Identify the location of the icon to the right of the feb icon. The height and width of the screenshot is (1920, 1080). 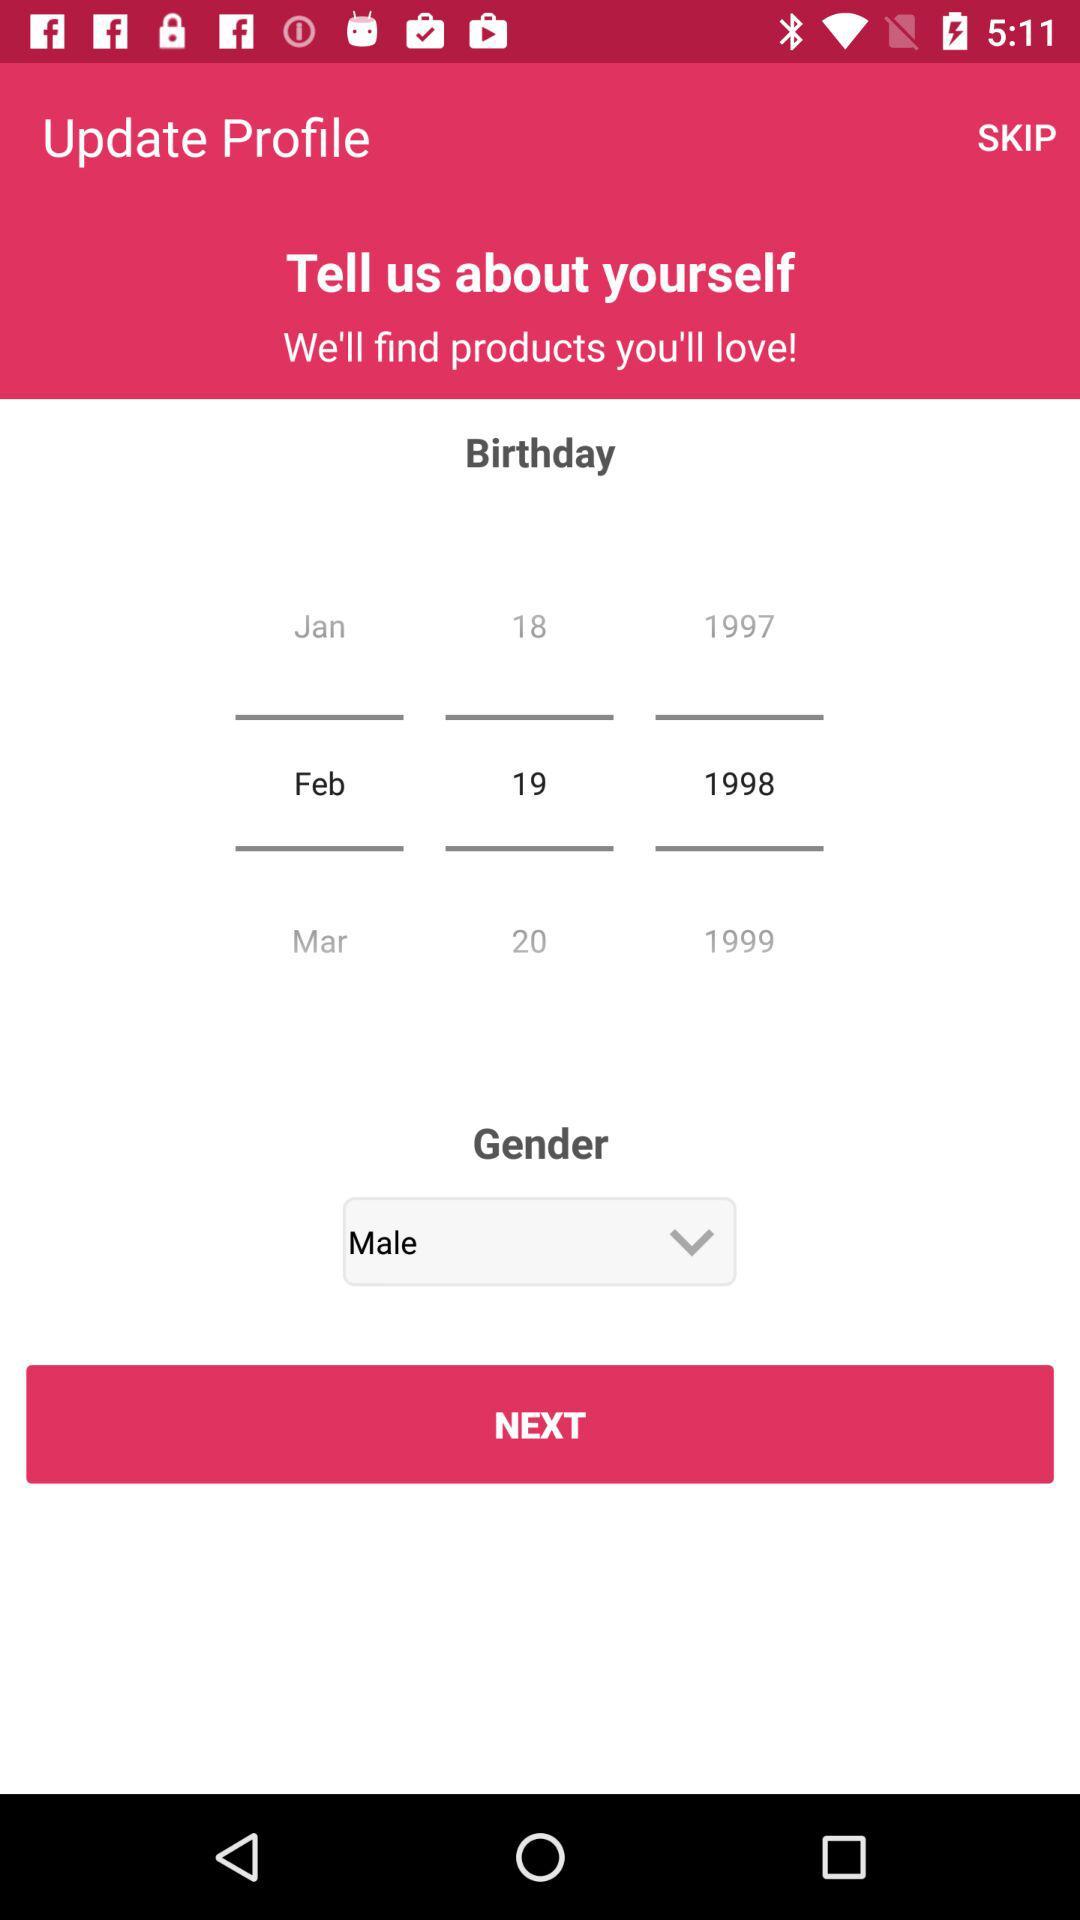
(528, 781).